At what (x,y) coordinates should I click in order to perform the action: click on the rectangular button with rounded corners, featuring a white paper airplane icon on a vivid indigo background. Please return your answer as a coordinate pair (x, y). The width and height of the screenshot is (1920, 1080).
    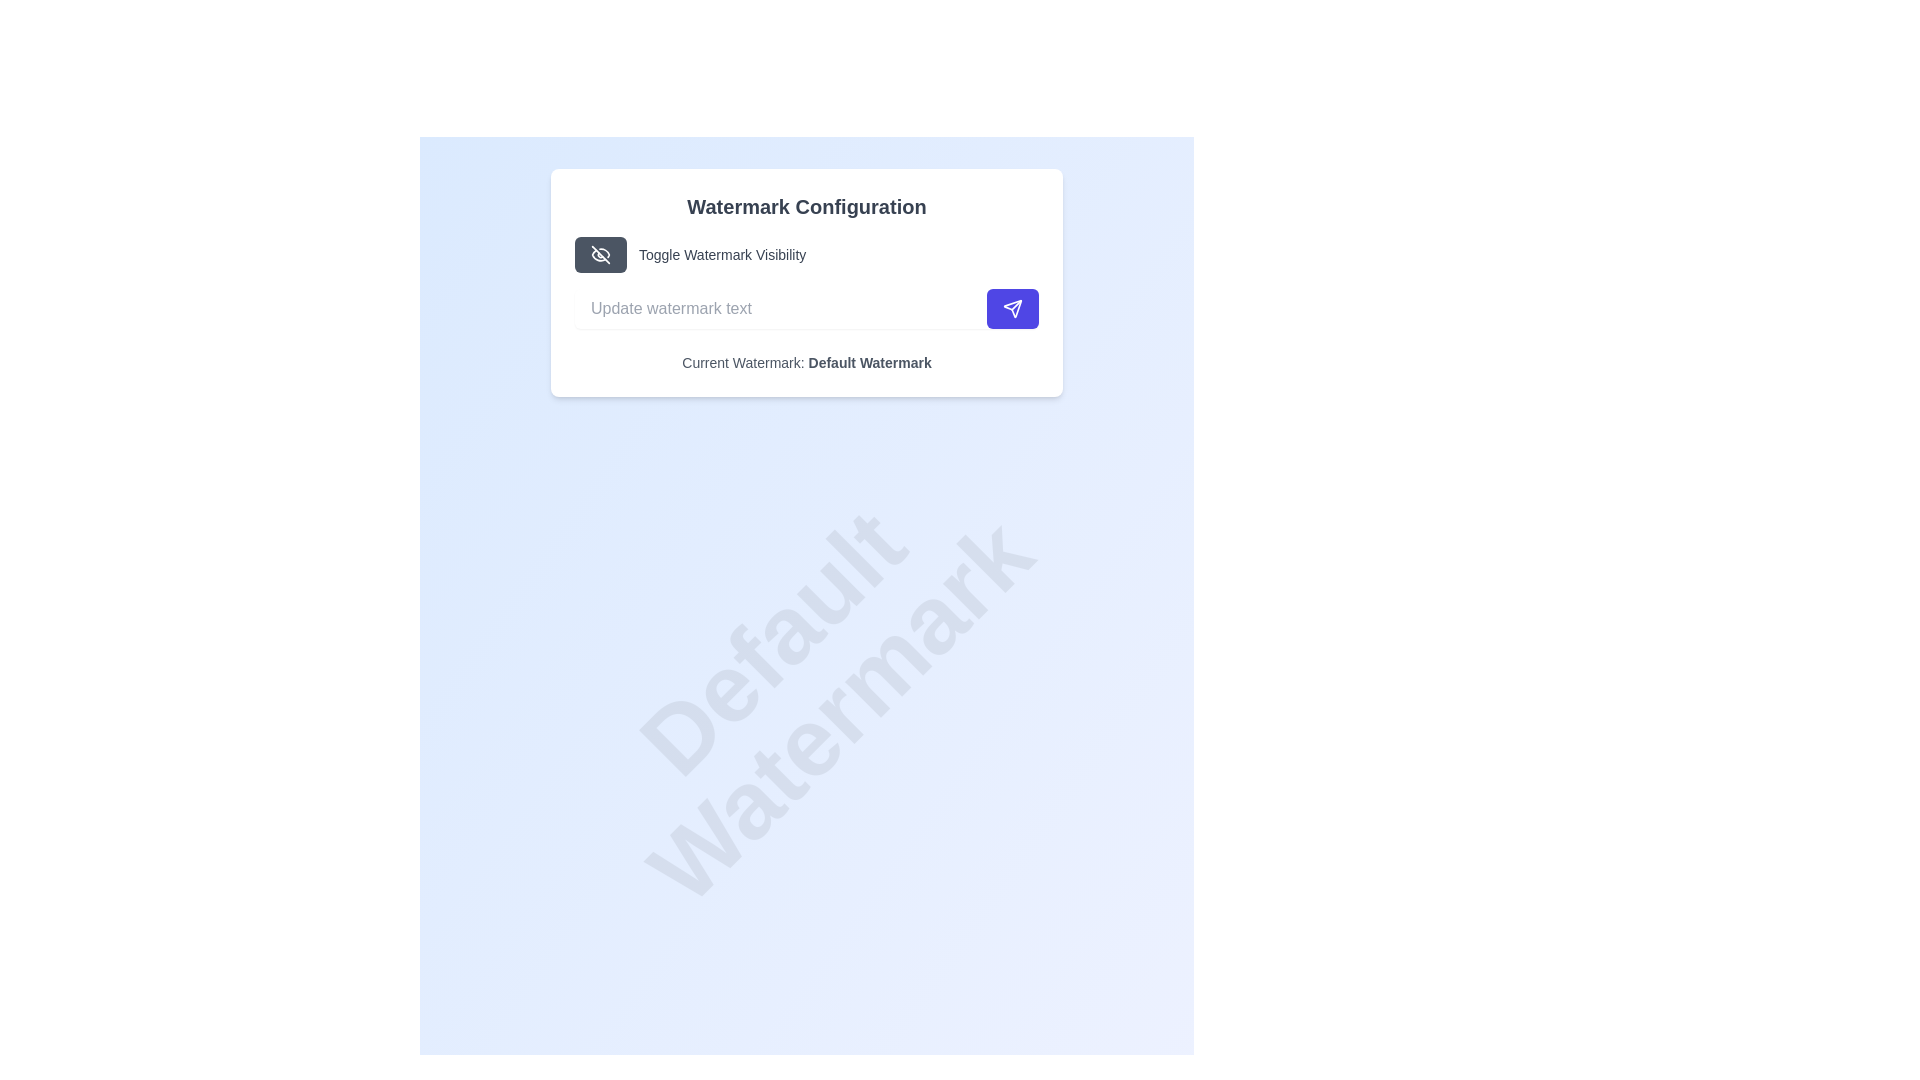
    Looking at the image, I should click on (1012, 308).